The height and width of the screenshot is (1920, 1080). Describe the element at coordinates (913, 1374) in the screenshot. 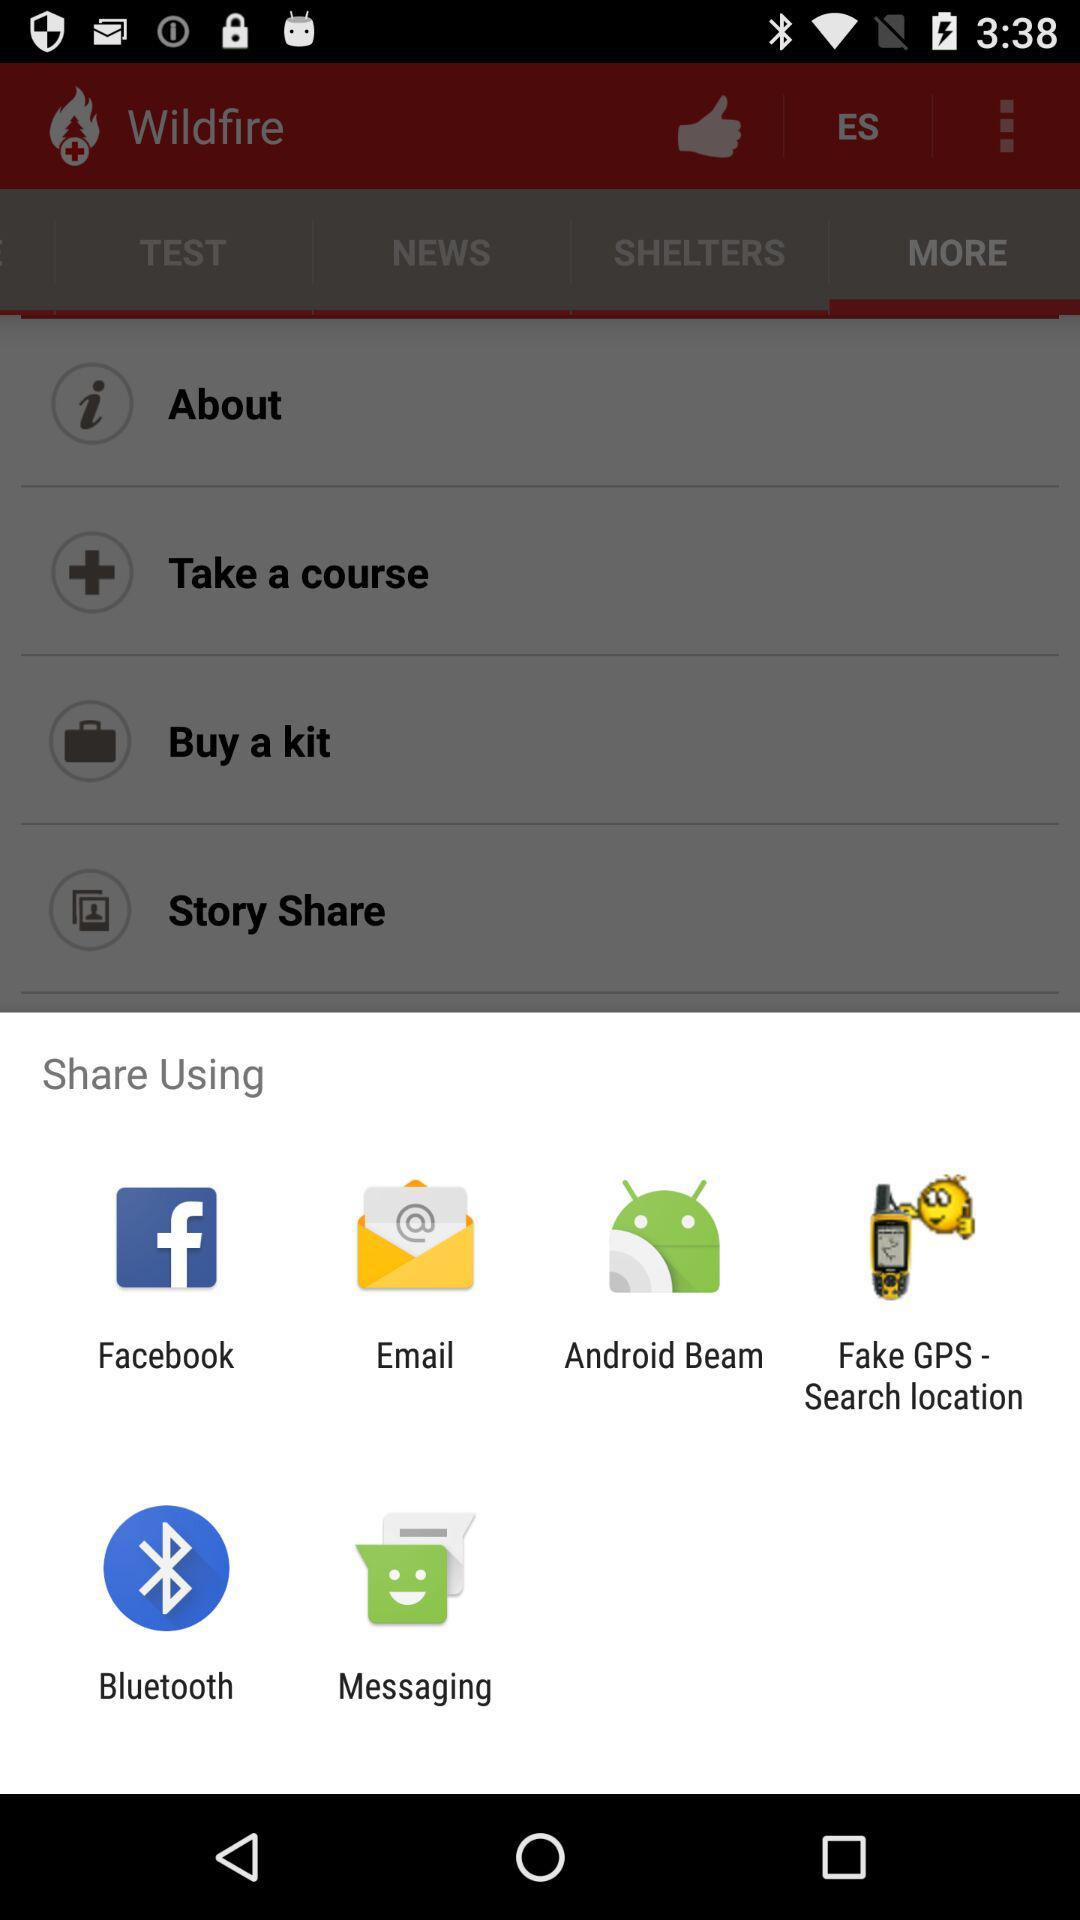

I see `app at the bottom right corner` at that location.